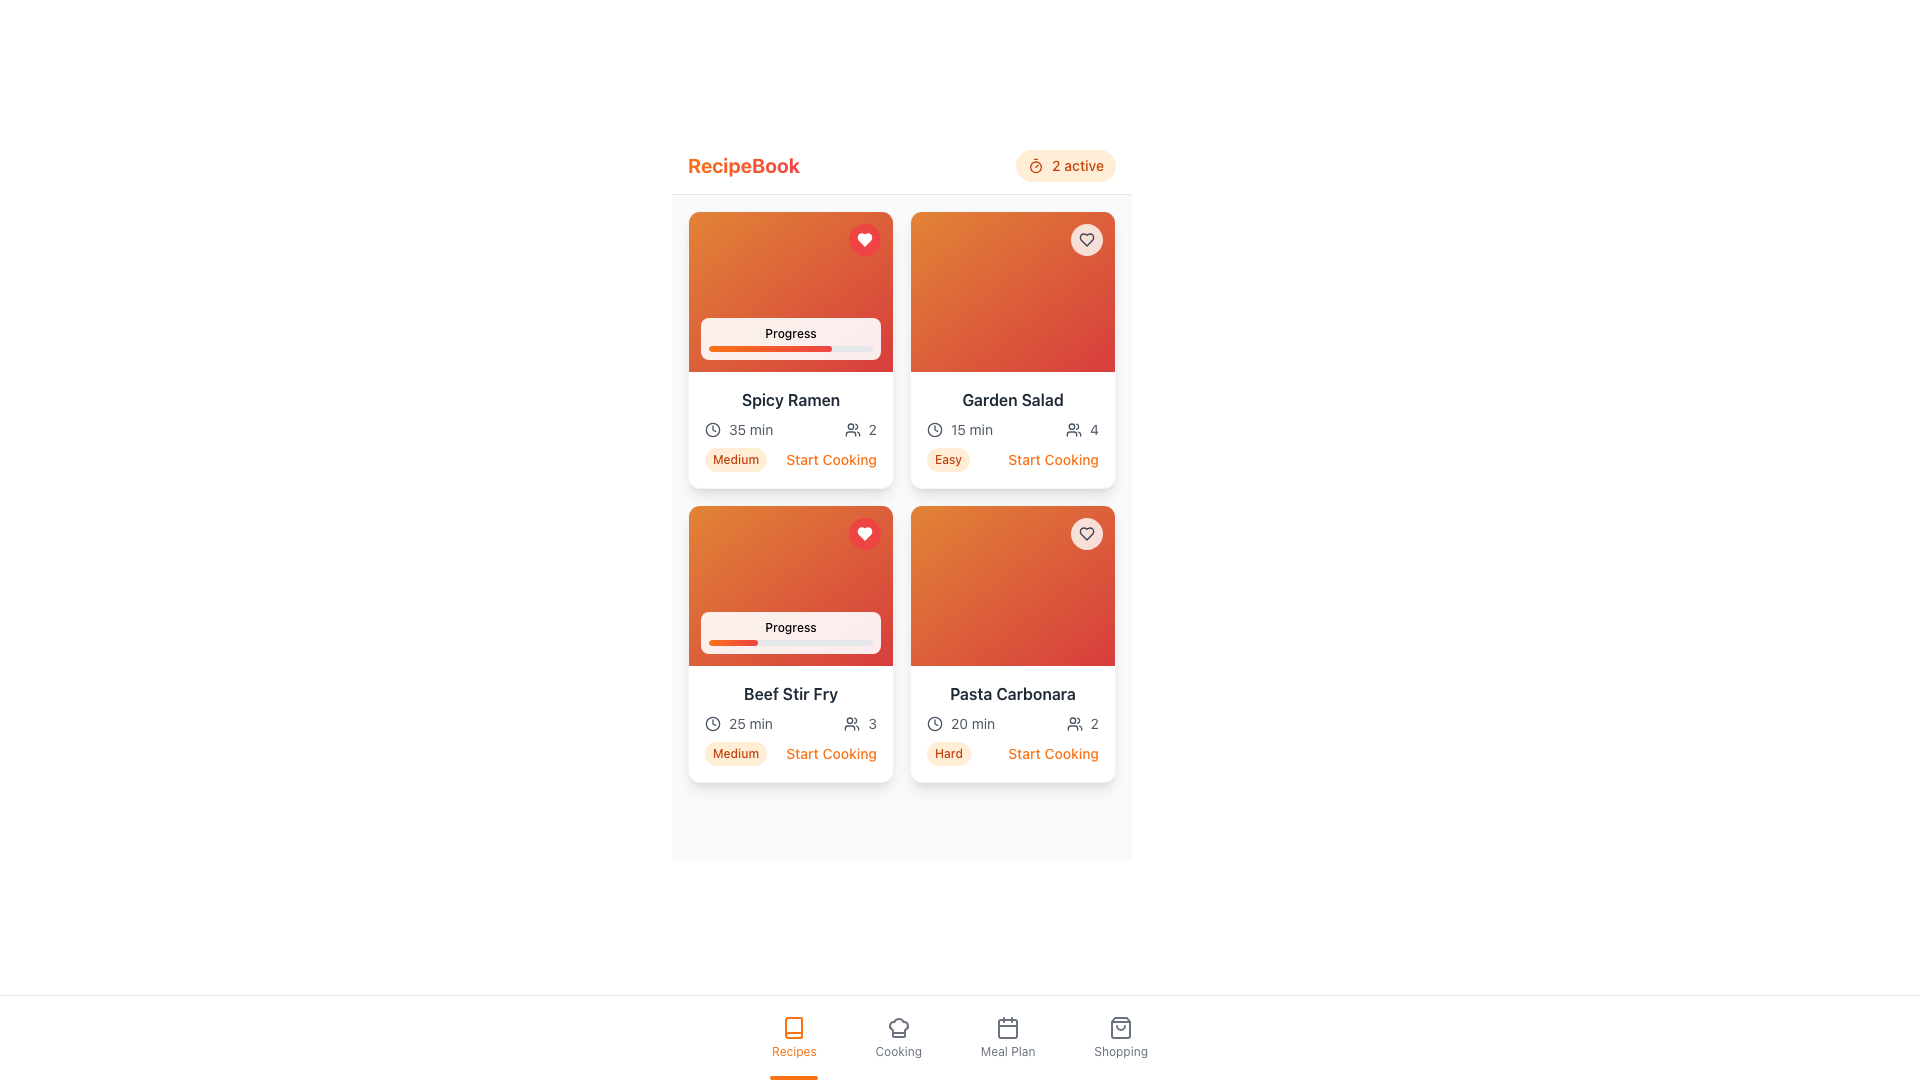 The height and width of the screenshot is (1080, 1920). What do you see at coordinates (790, 400) in the screenshot?
I see `the text label displaying the title of the first recipe card, located in the center region of the card, below the progress bar` at bounding box center [790, 400].